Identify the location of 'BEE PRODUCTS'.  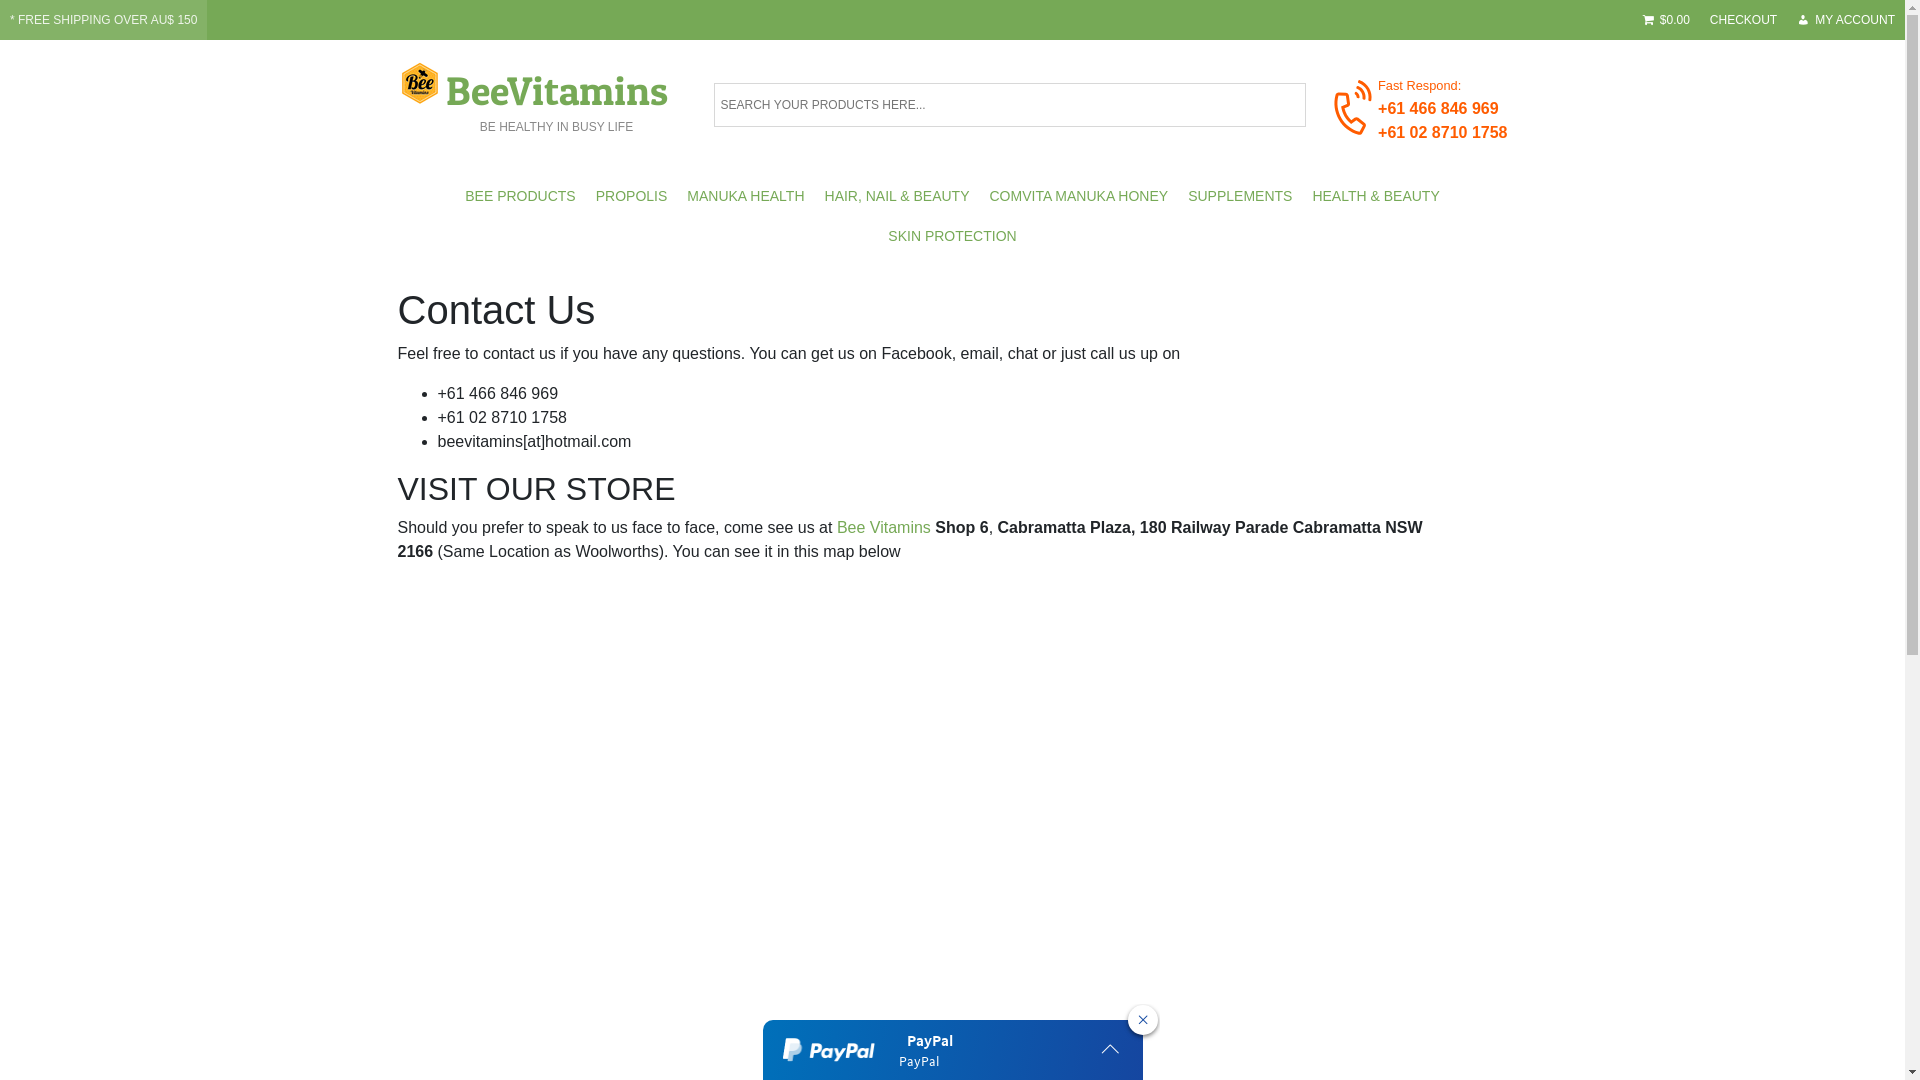
(519, 196).